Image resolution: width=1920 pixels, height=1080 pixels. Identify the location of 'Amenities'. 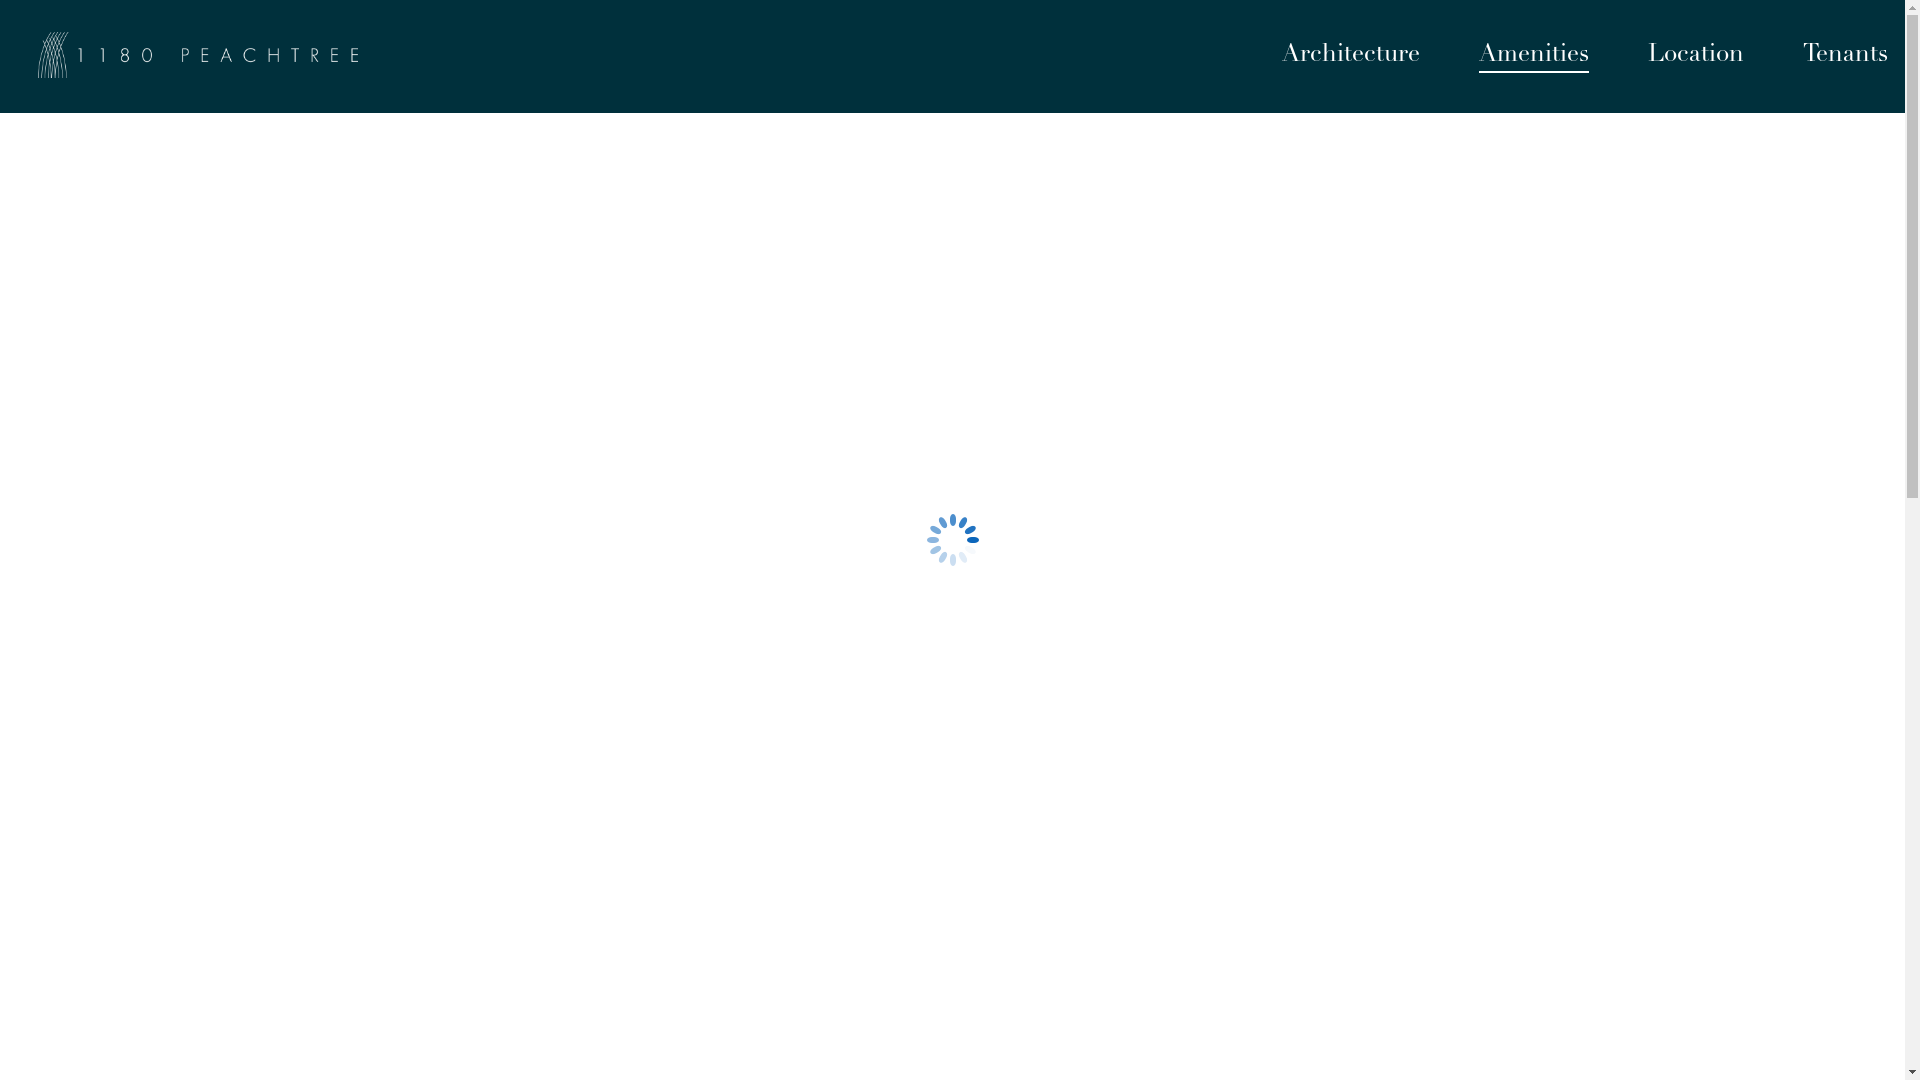
(1533, 56).